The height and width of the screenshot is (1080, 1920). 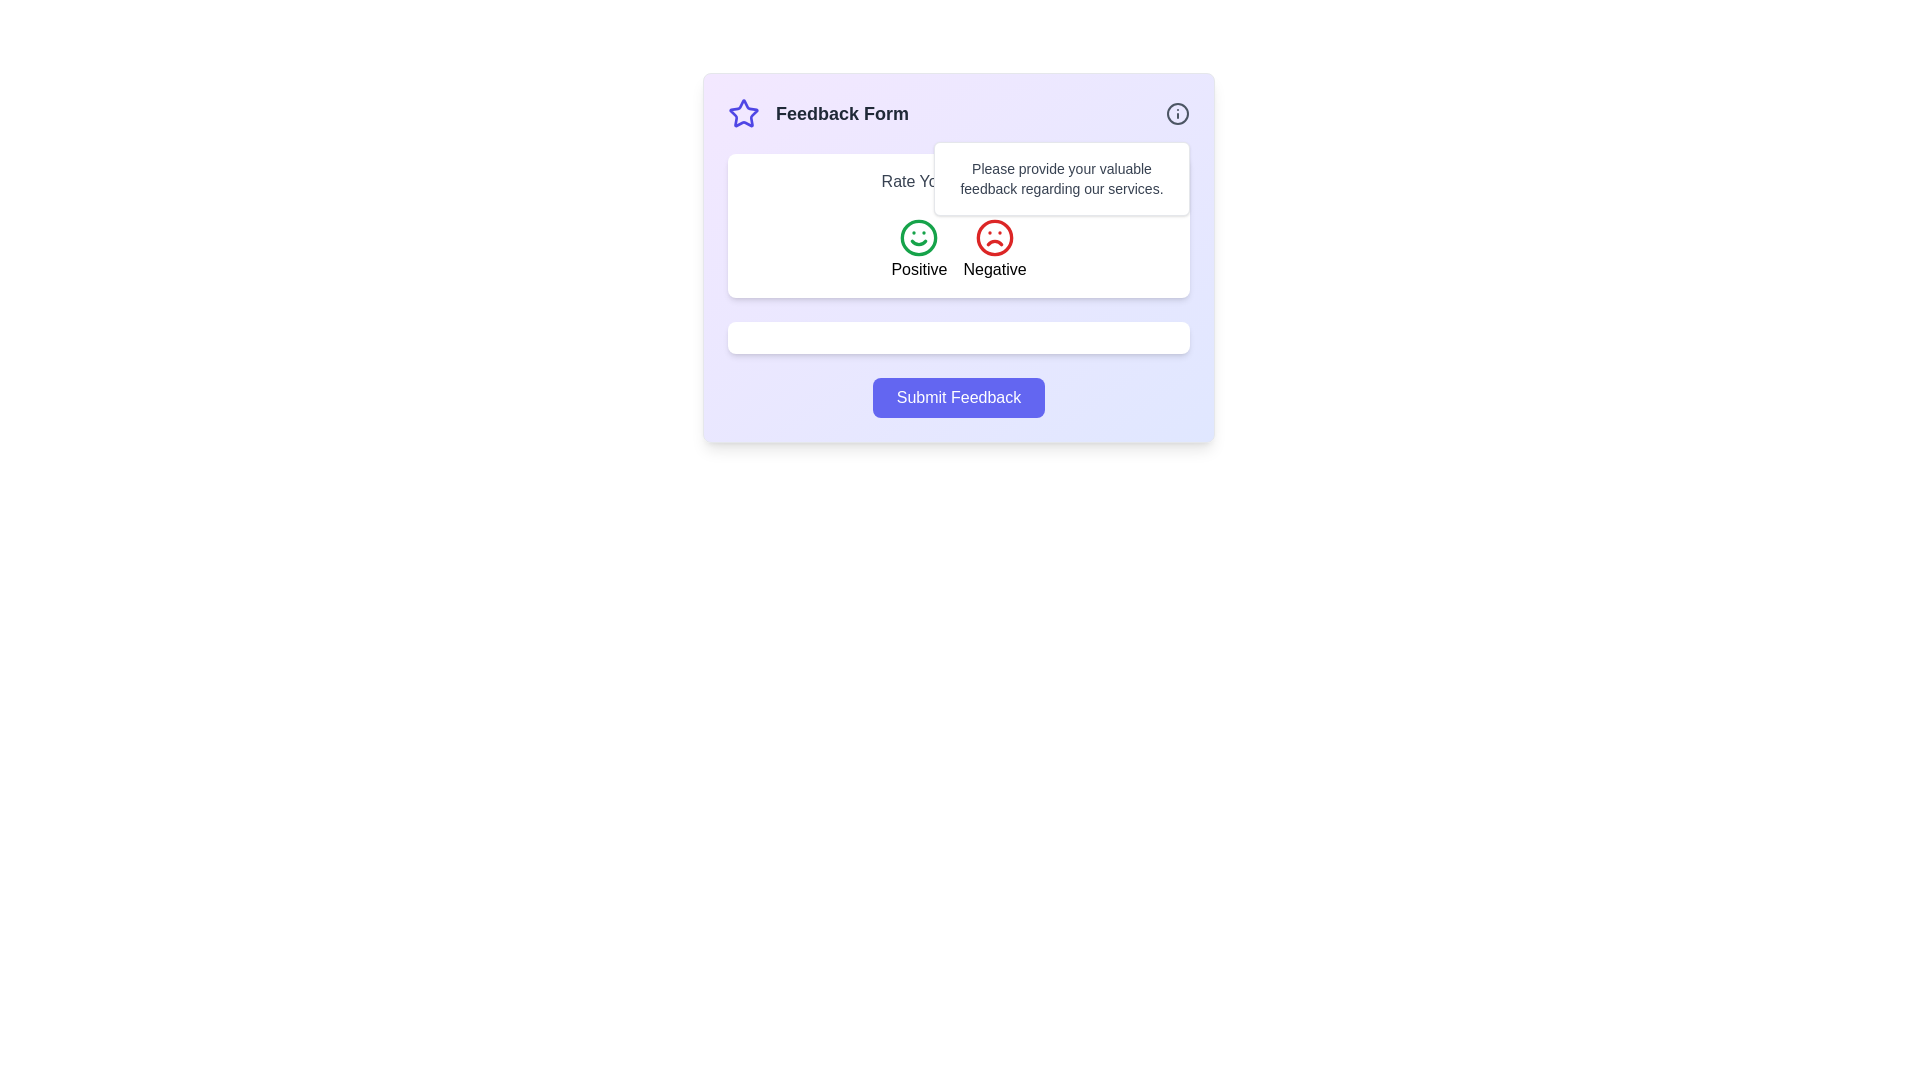 I want to click on the icons in the Interactive rating component to select a rating for the user's experience, which includes a green smiley face for positive and a red frown face for negative feedback, so click(x=958, y=225).